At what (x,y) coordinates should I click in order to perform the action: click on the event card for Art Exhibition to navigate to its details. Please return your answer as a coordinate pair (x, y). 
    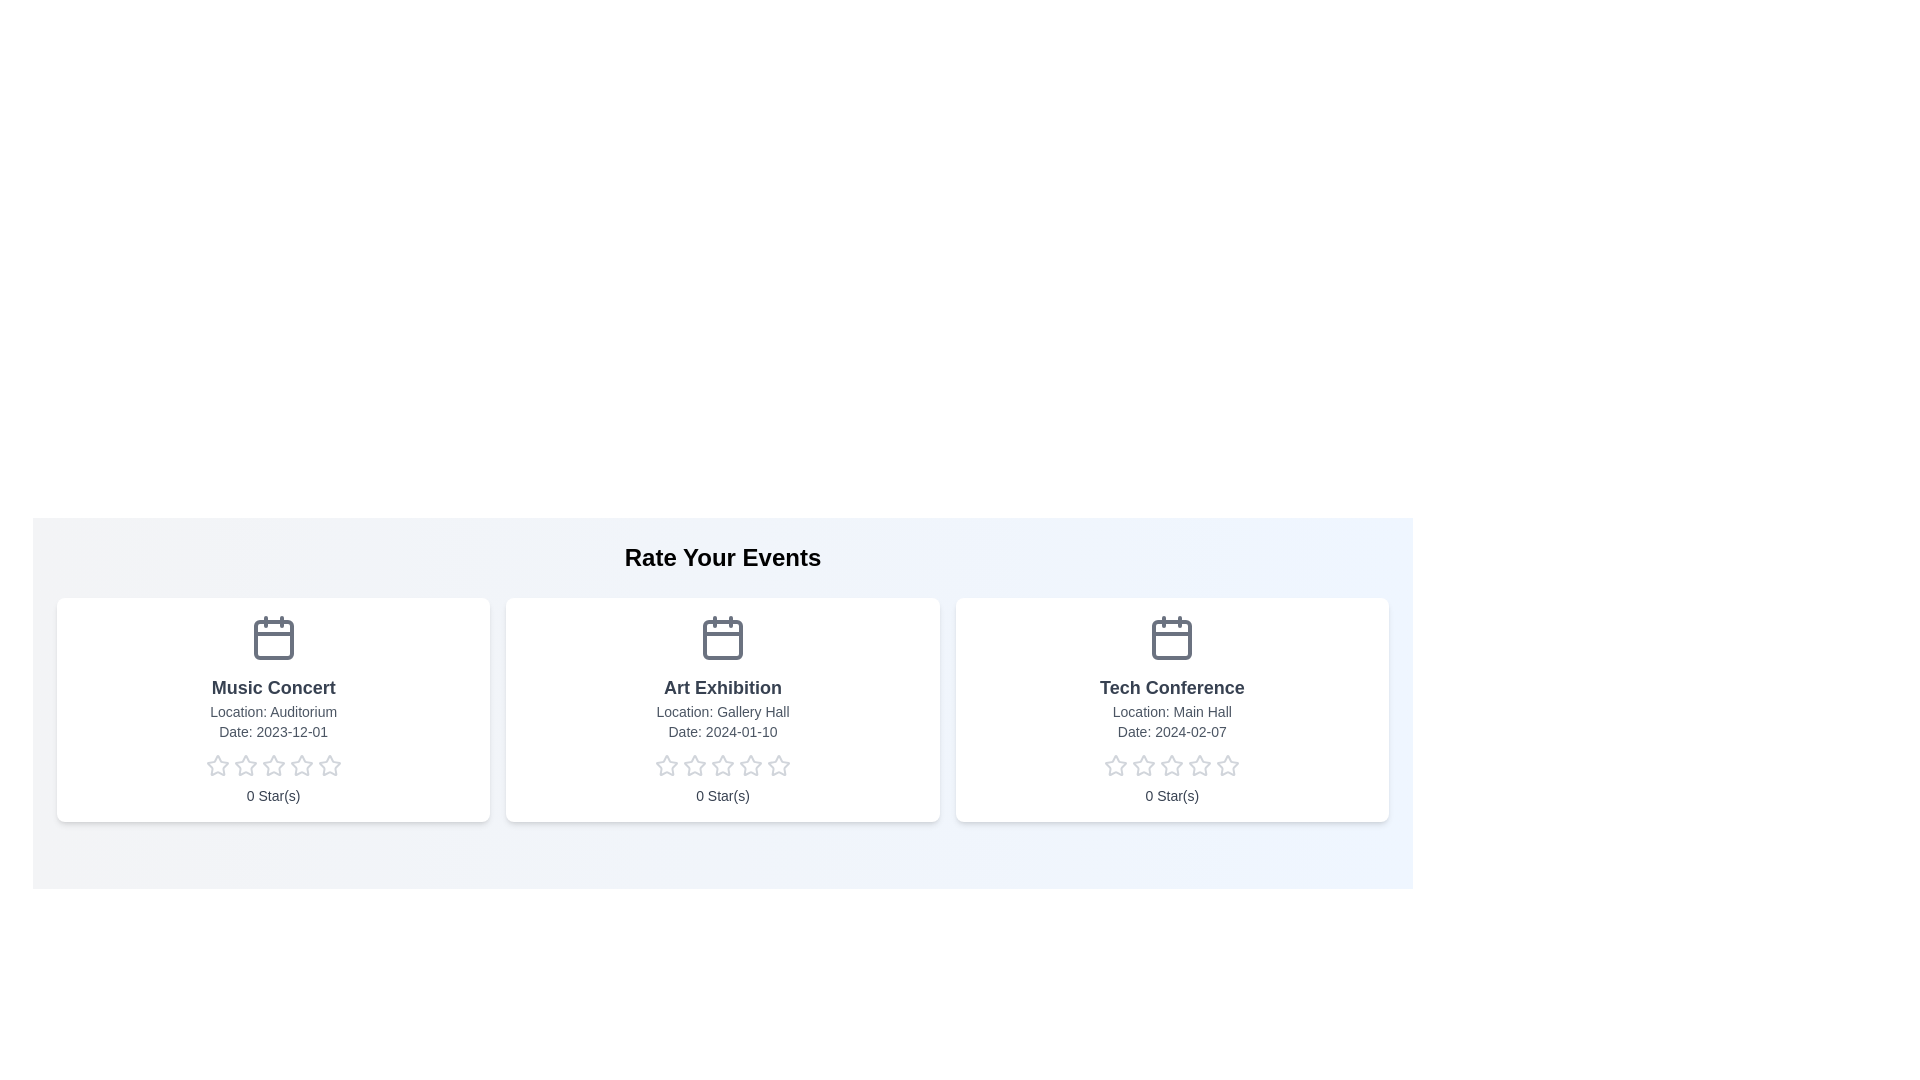
    Looking at the image, I should click on (722, 708).